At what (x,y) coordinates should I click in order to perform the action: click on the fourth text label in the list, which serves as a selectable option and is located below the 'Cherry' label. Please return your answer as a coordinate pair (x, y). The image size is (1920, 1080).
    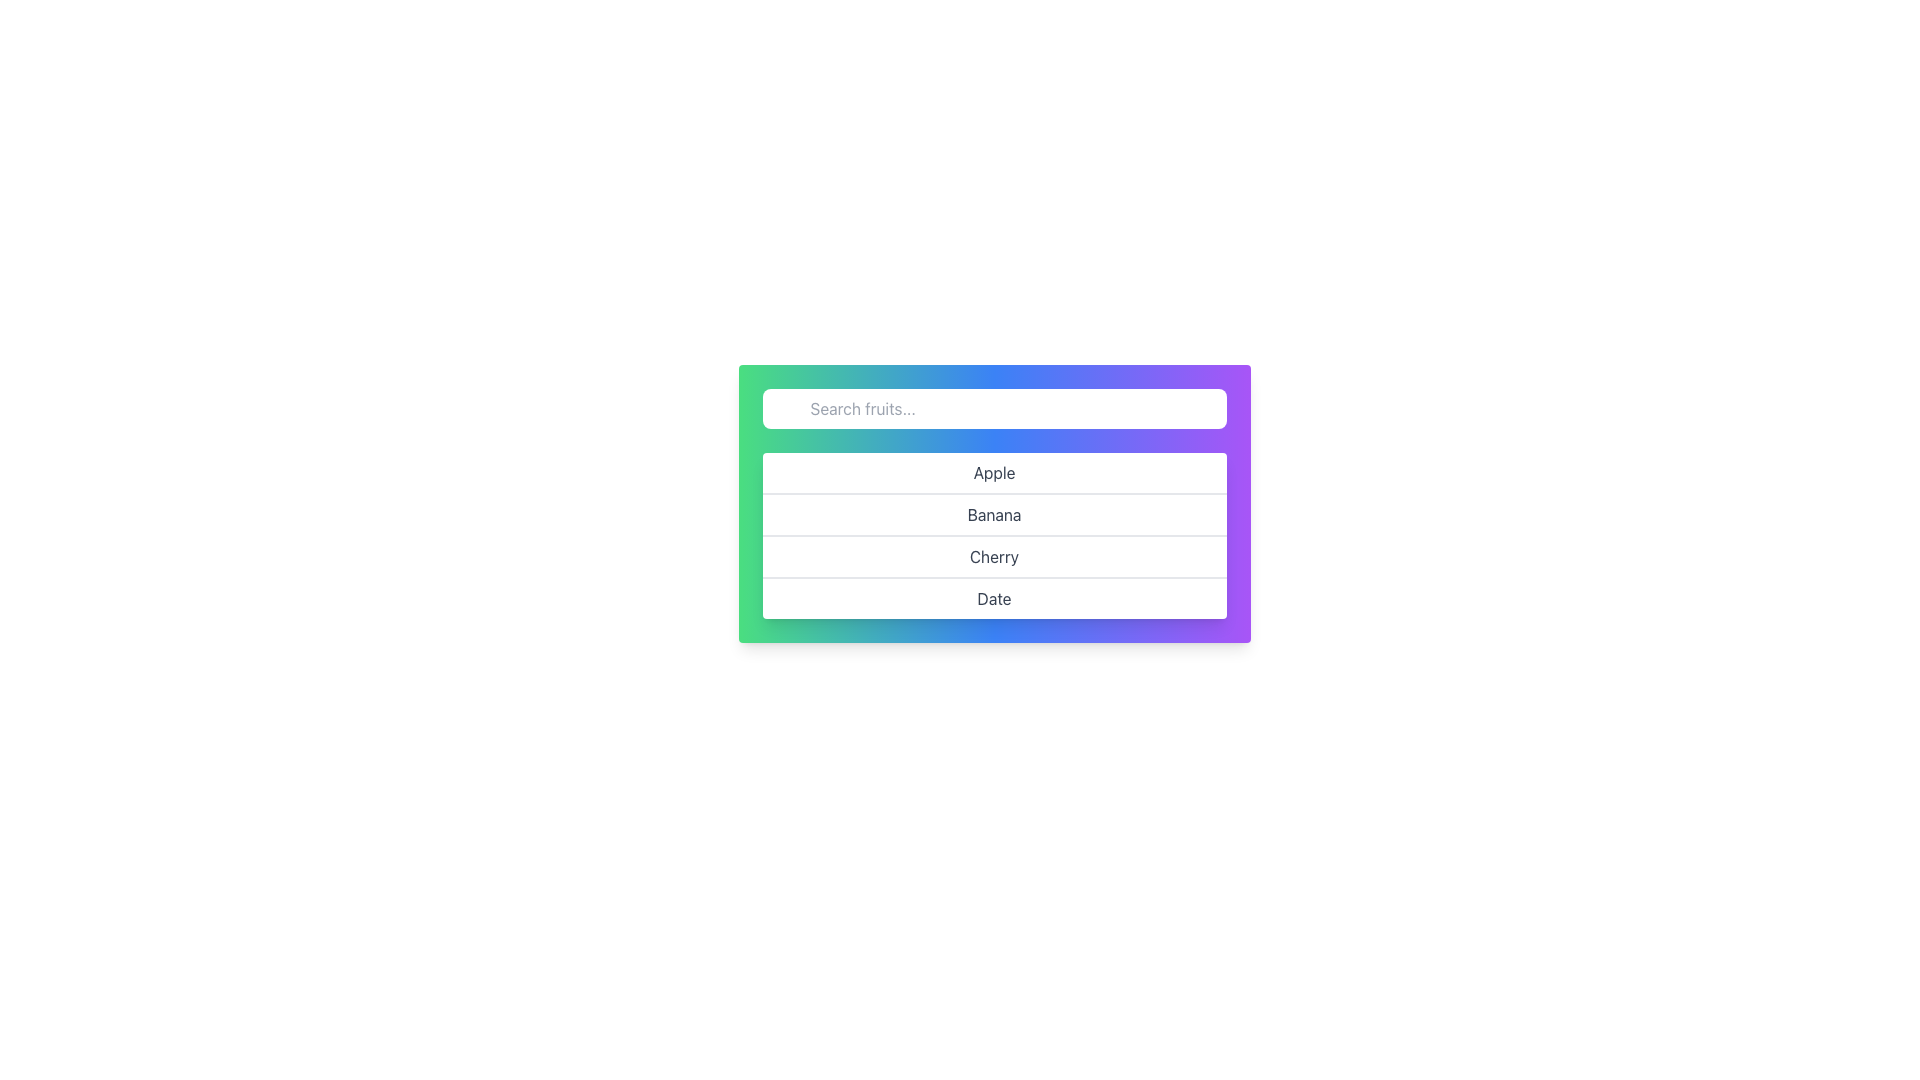
    Looking at the image, I should click on (994, 596).